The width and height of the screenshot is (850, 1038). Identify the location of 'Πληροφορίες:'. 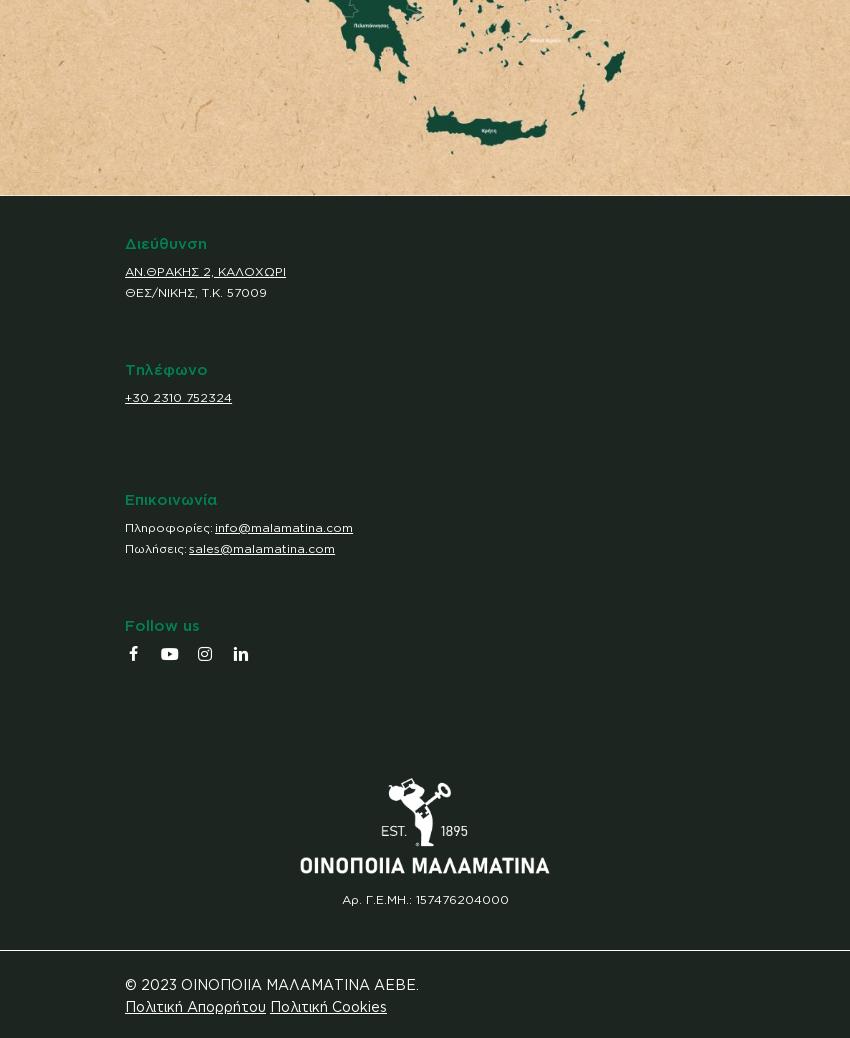
(170, 525).